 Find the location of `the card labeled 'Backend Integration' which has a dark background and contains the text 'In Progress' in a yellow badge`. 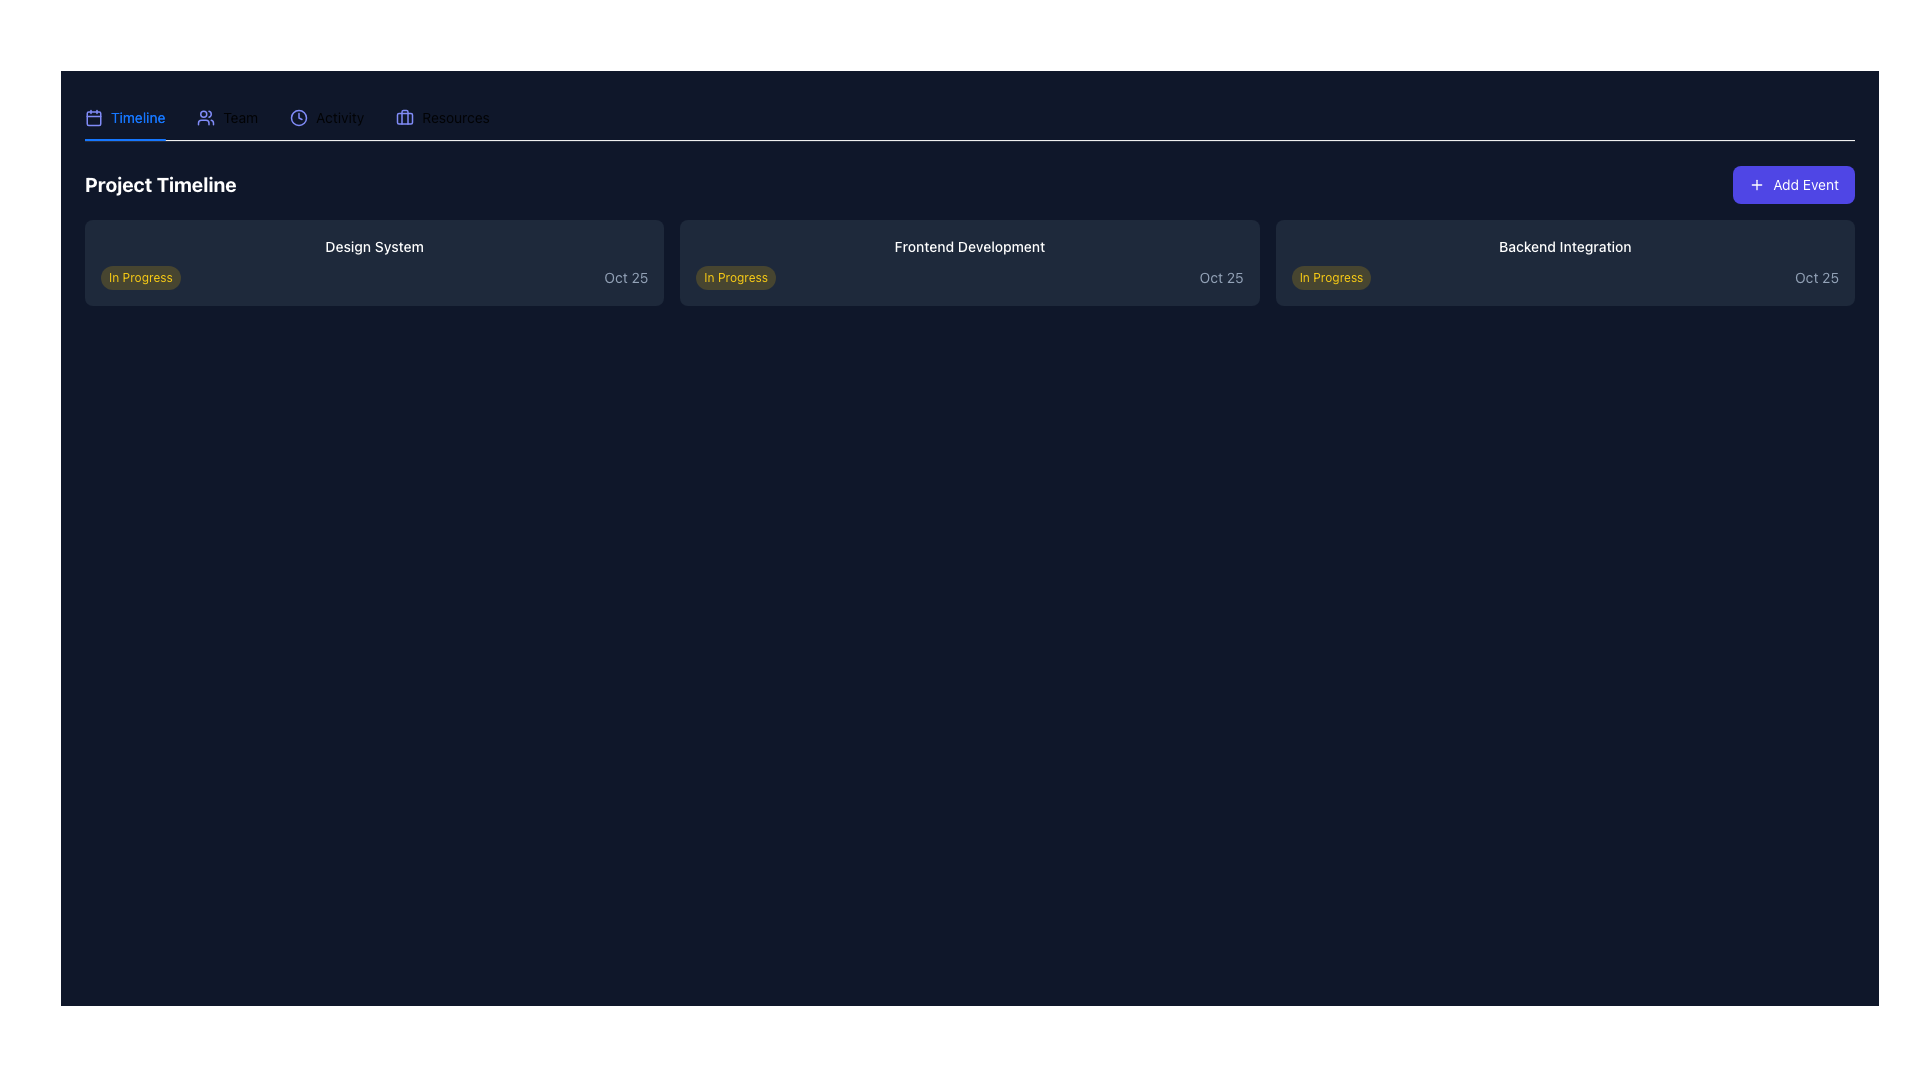

the card labeled 'Backend Integration' which has a dark background and contains the text 'In Progress' in a yellow badge is located at coordinates (1564, 261).